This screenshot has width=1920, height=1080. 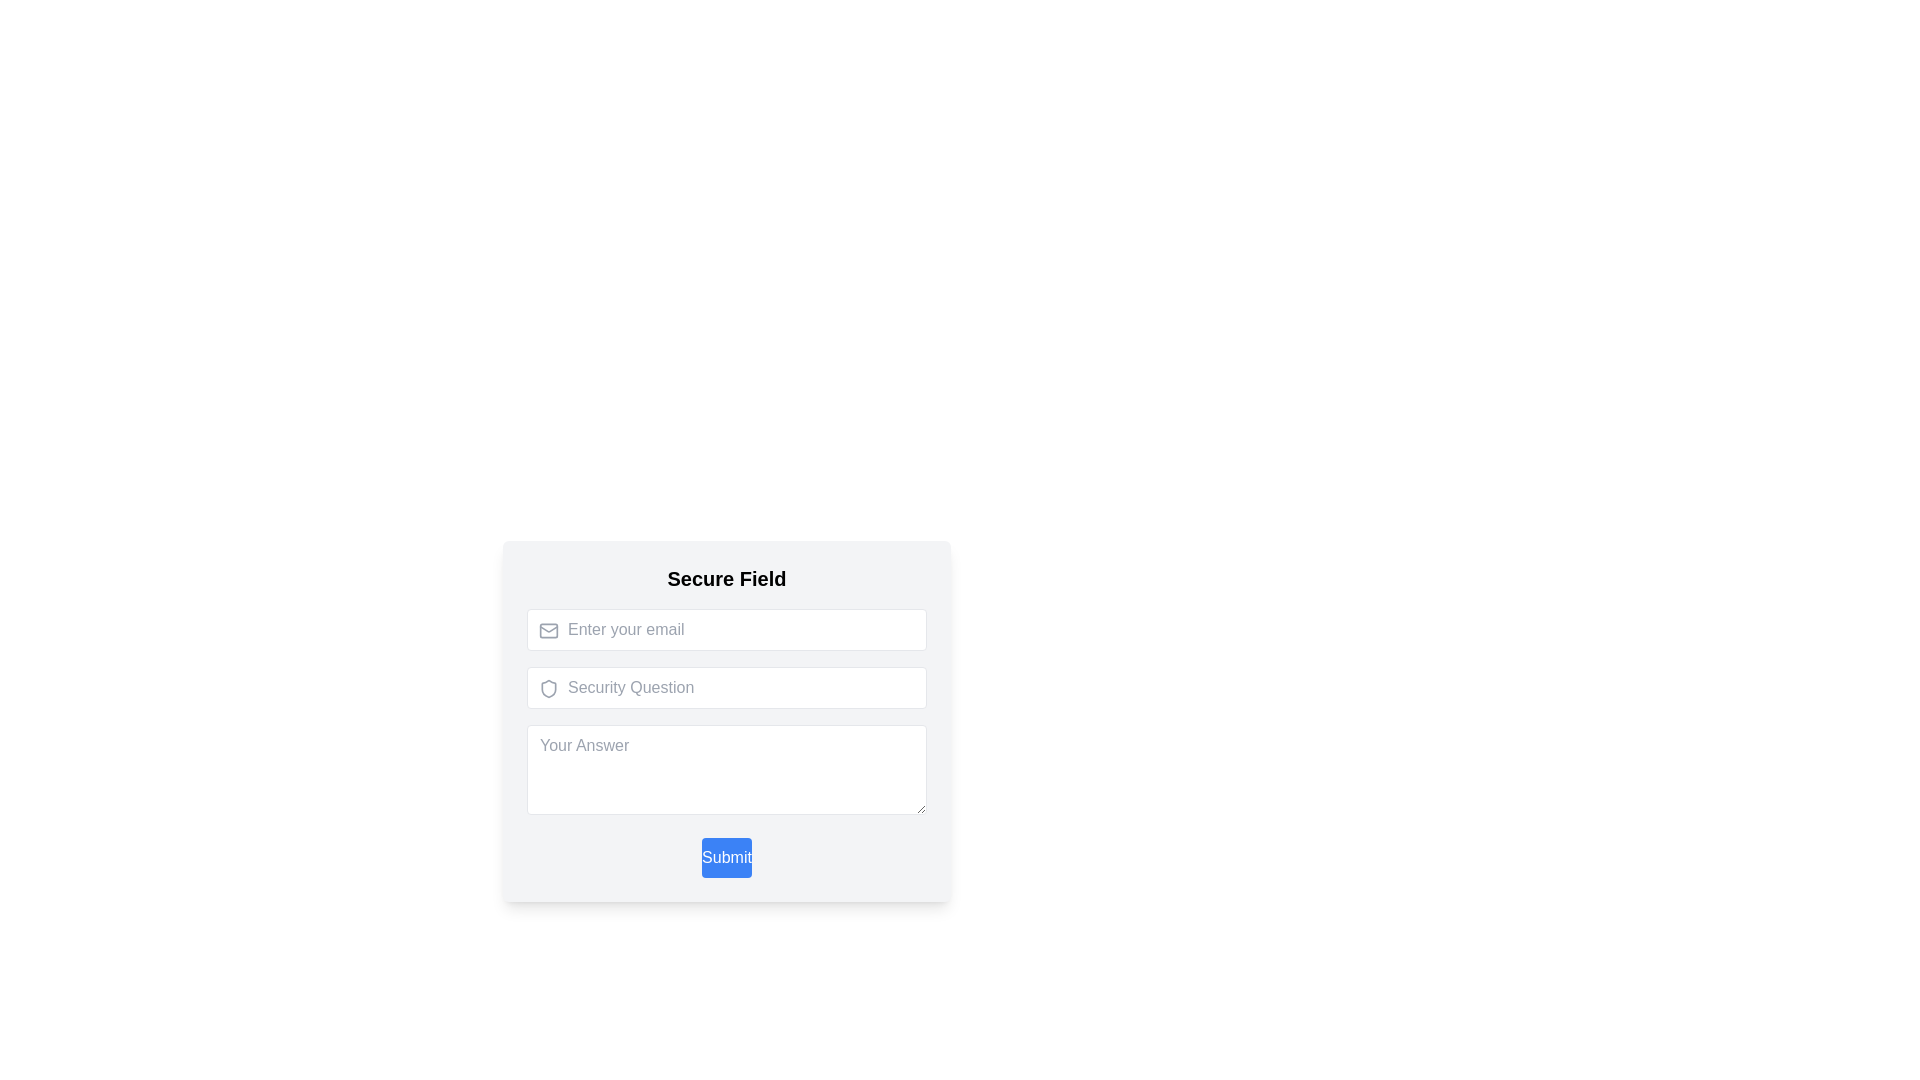 I want to click on the second input field for answering a security question, so click(x=725, y=686).